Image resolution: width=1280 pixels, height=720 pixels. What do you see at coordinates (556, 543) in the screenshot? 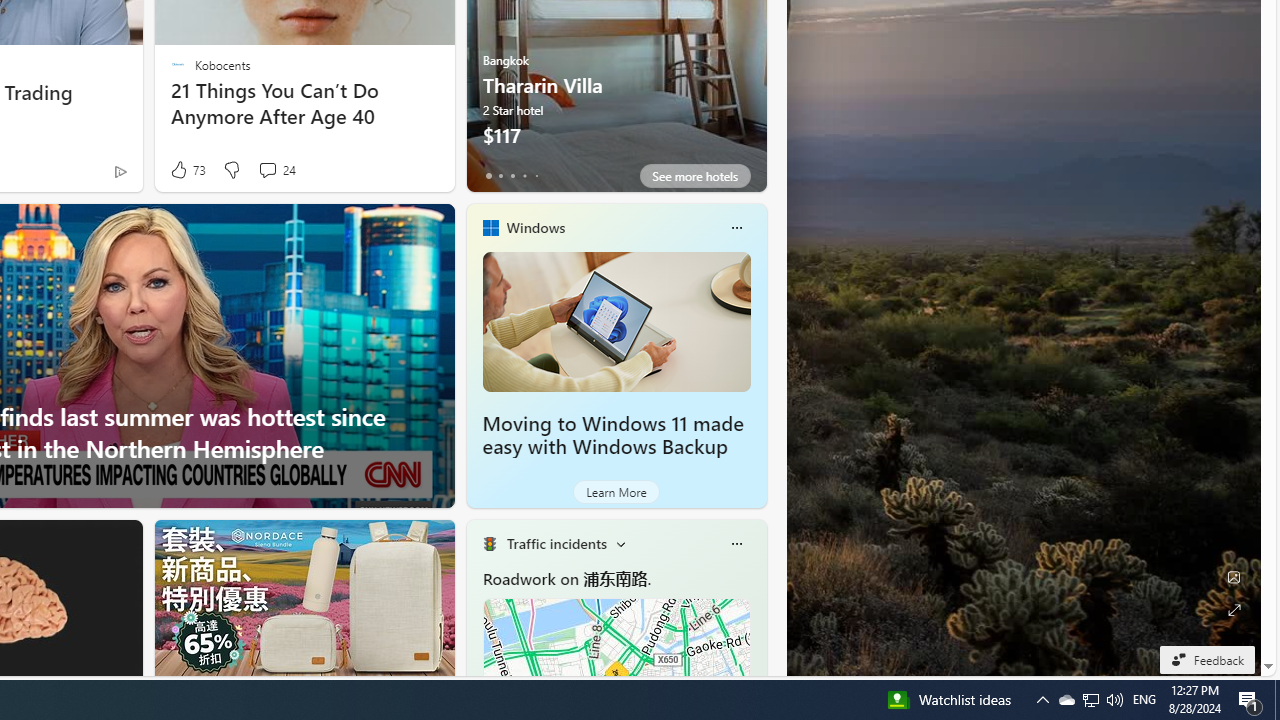
I see `'Traffic incidents'` at bounding box center [556, 543].